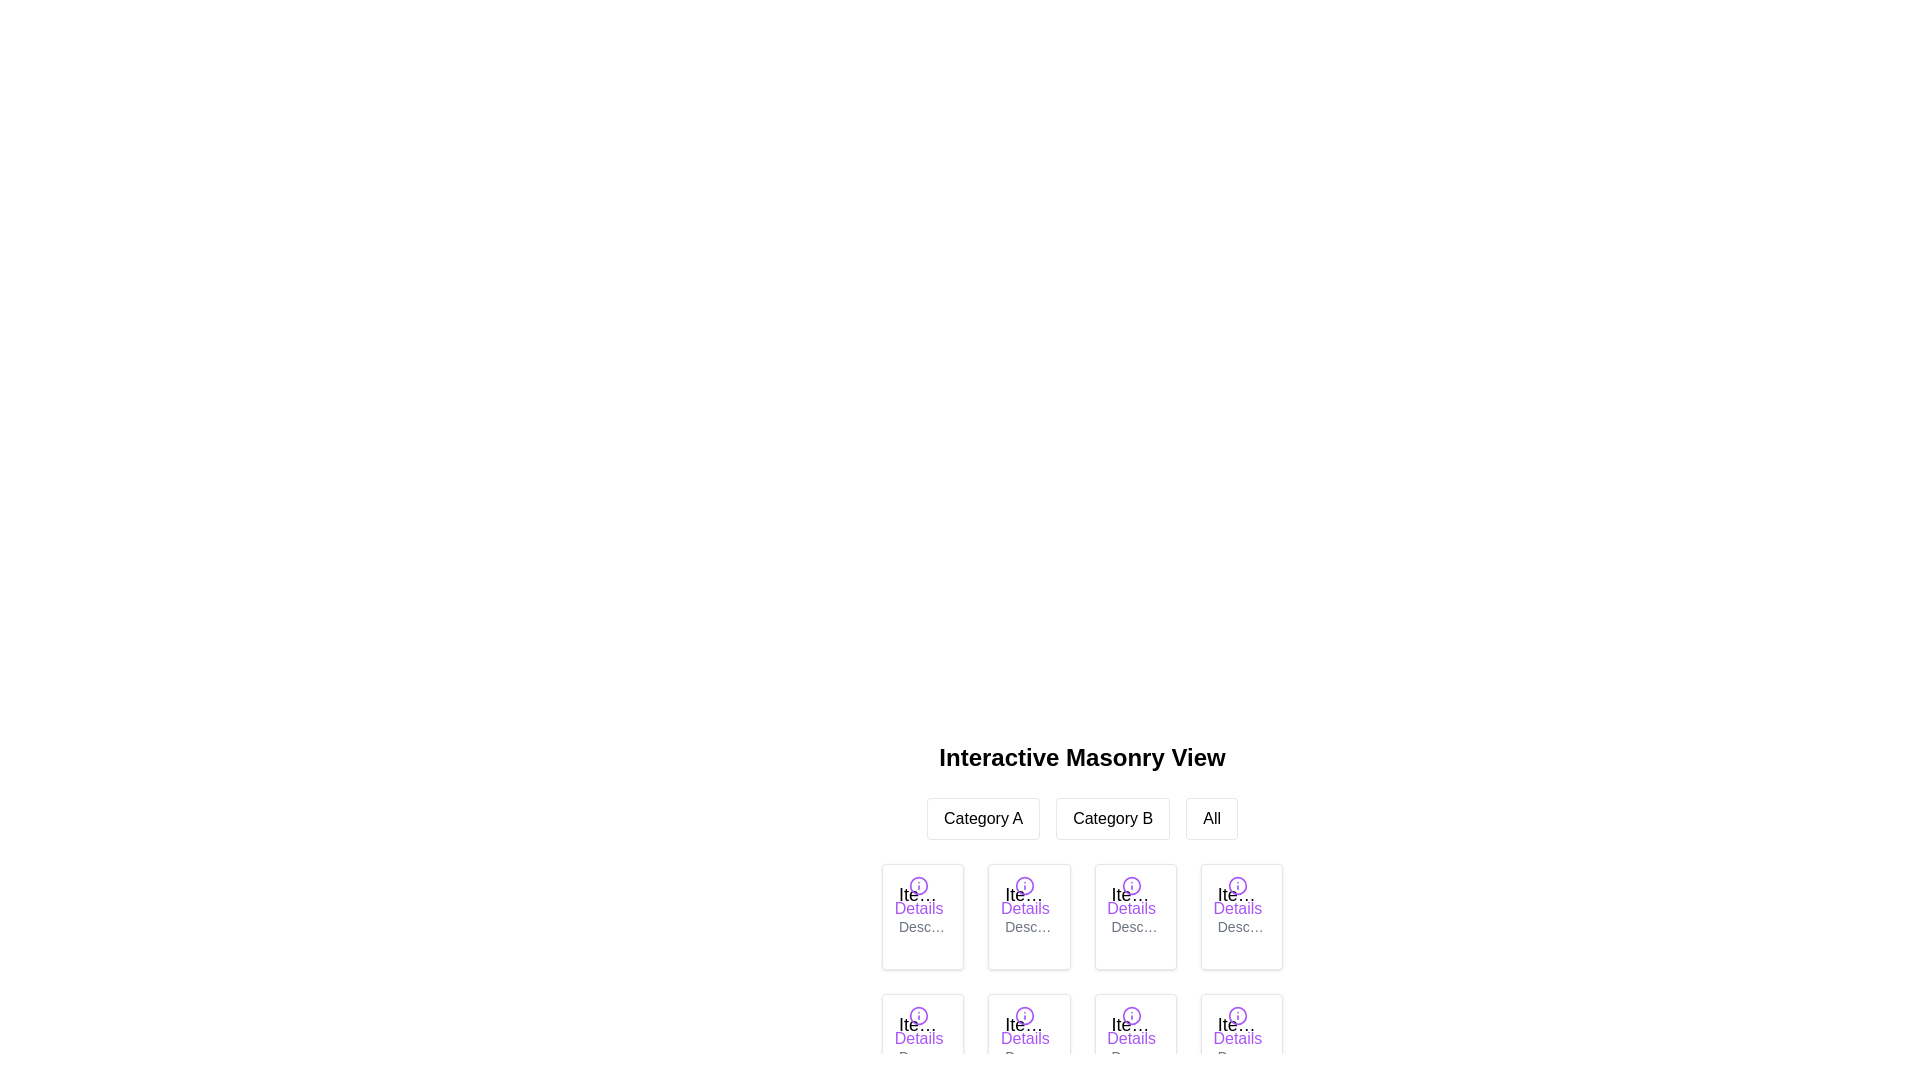 The height and width of the screenshot is (1080, 1920). Describe the element at coordinates (983, 818) in the screenshot. I see `the 'Category A' button, which is a rectangular button with rounded corners and a border` at that location.